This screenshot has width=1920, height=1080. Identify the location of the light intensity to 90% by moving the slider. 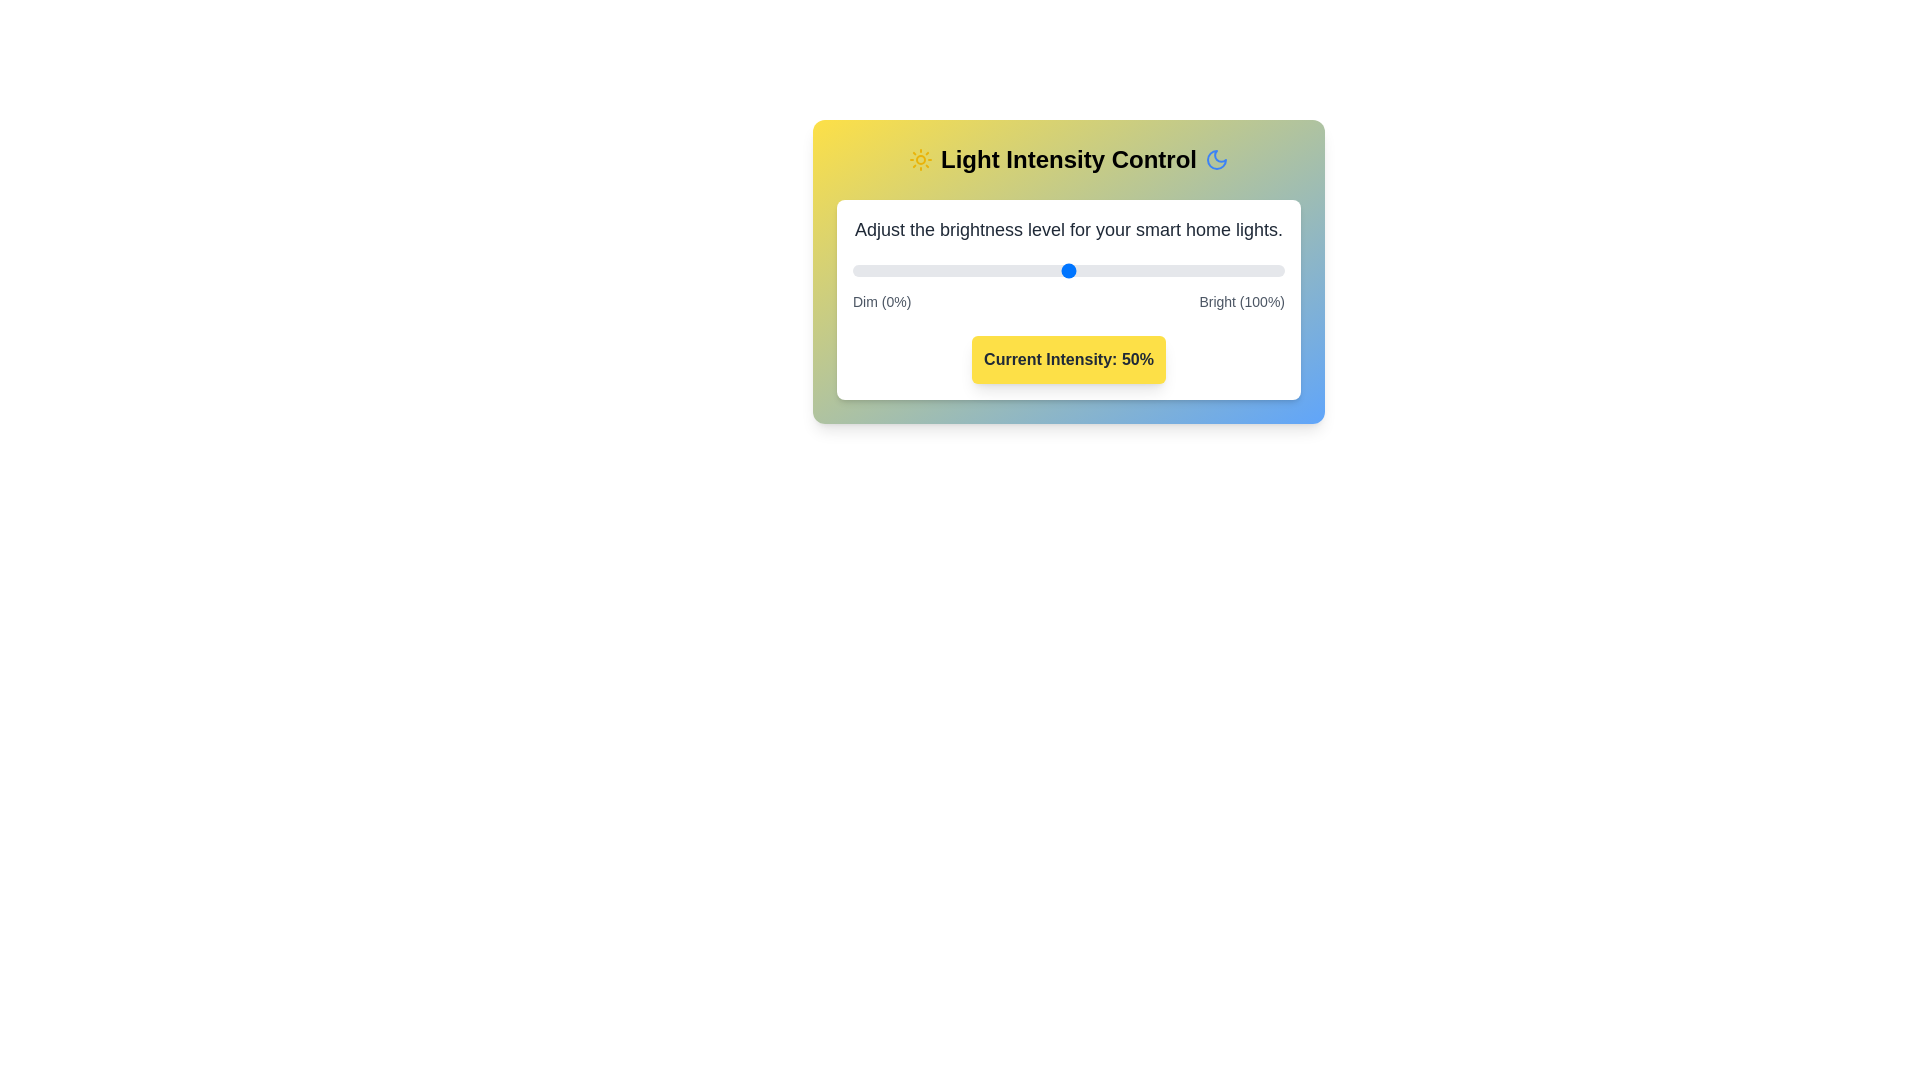
(1240, 270).